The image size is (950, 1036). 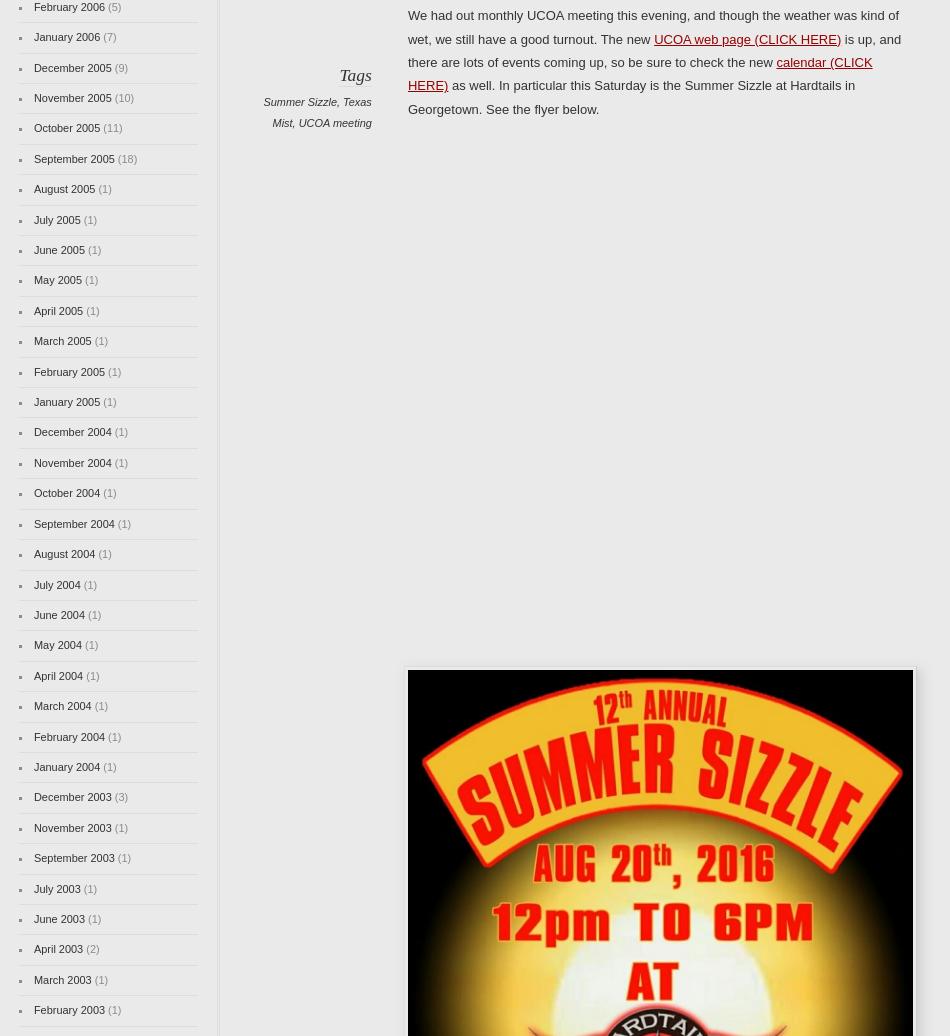 What do you see at coordinates (32, 645) in the screenshot?
I see `'May 2004'` at bounding box center [32, 645].